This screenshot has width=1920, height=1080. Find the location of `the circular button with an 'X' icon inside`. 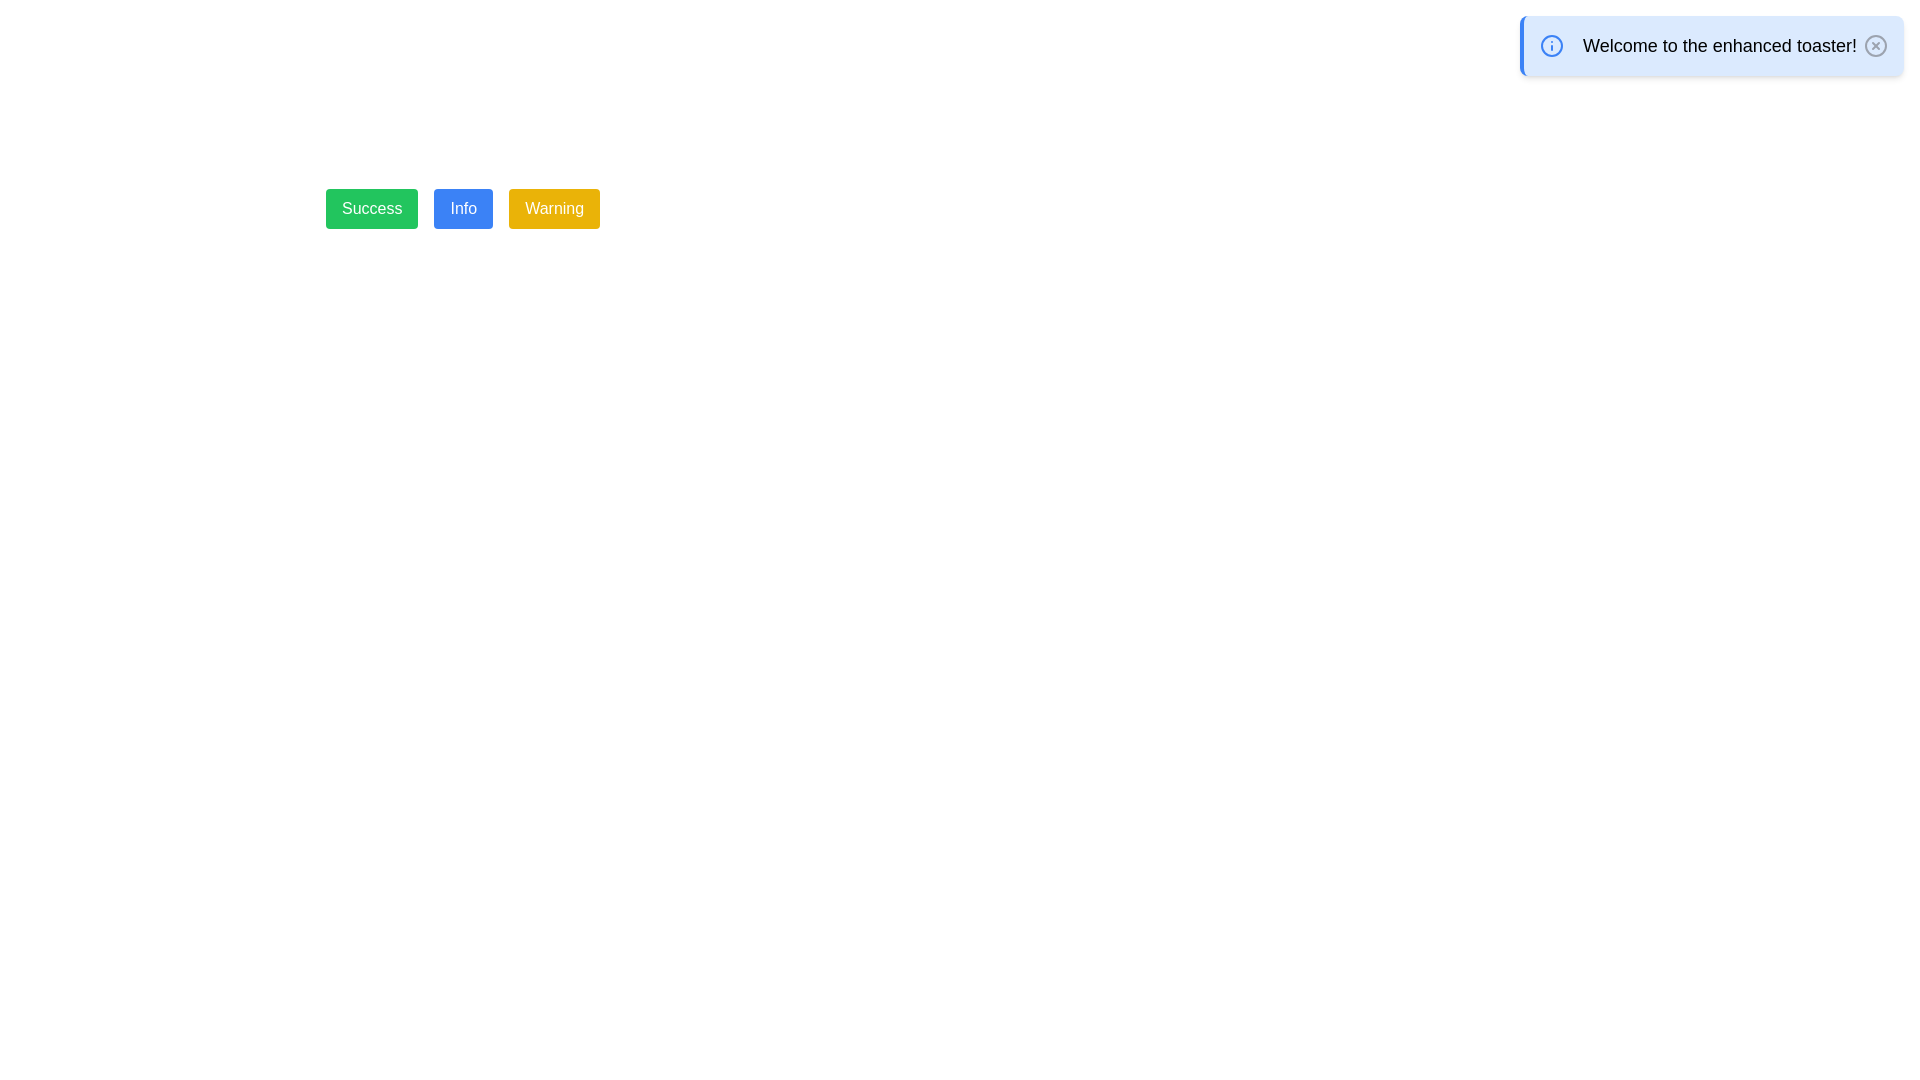

the circular button with an 'X' icon inside is located at coordinates (1875, 45).